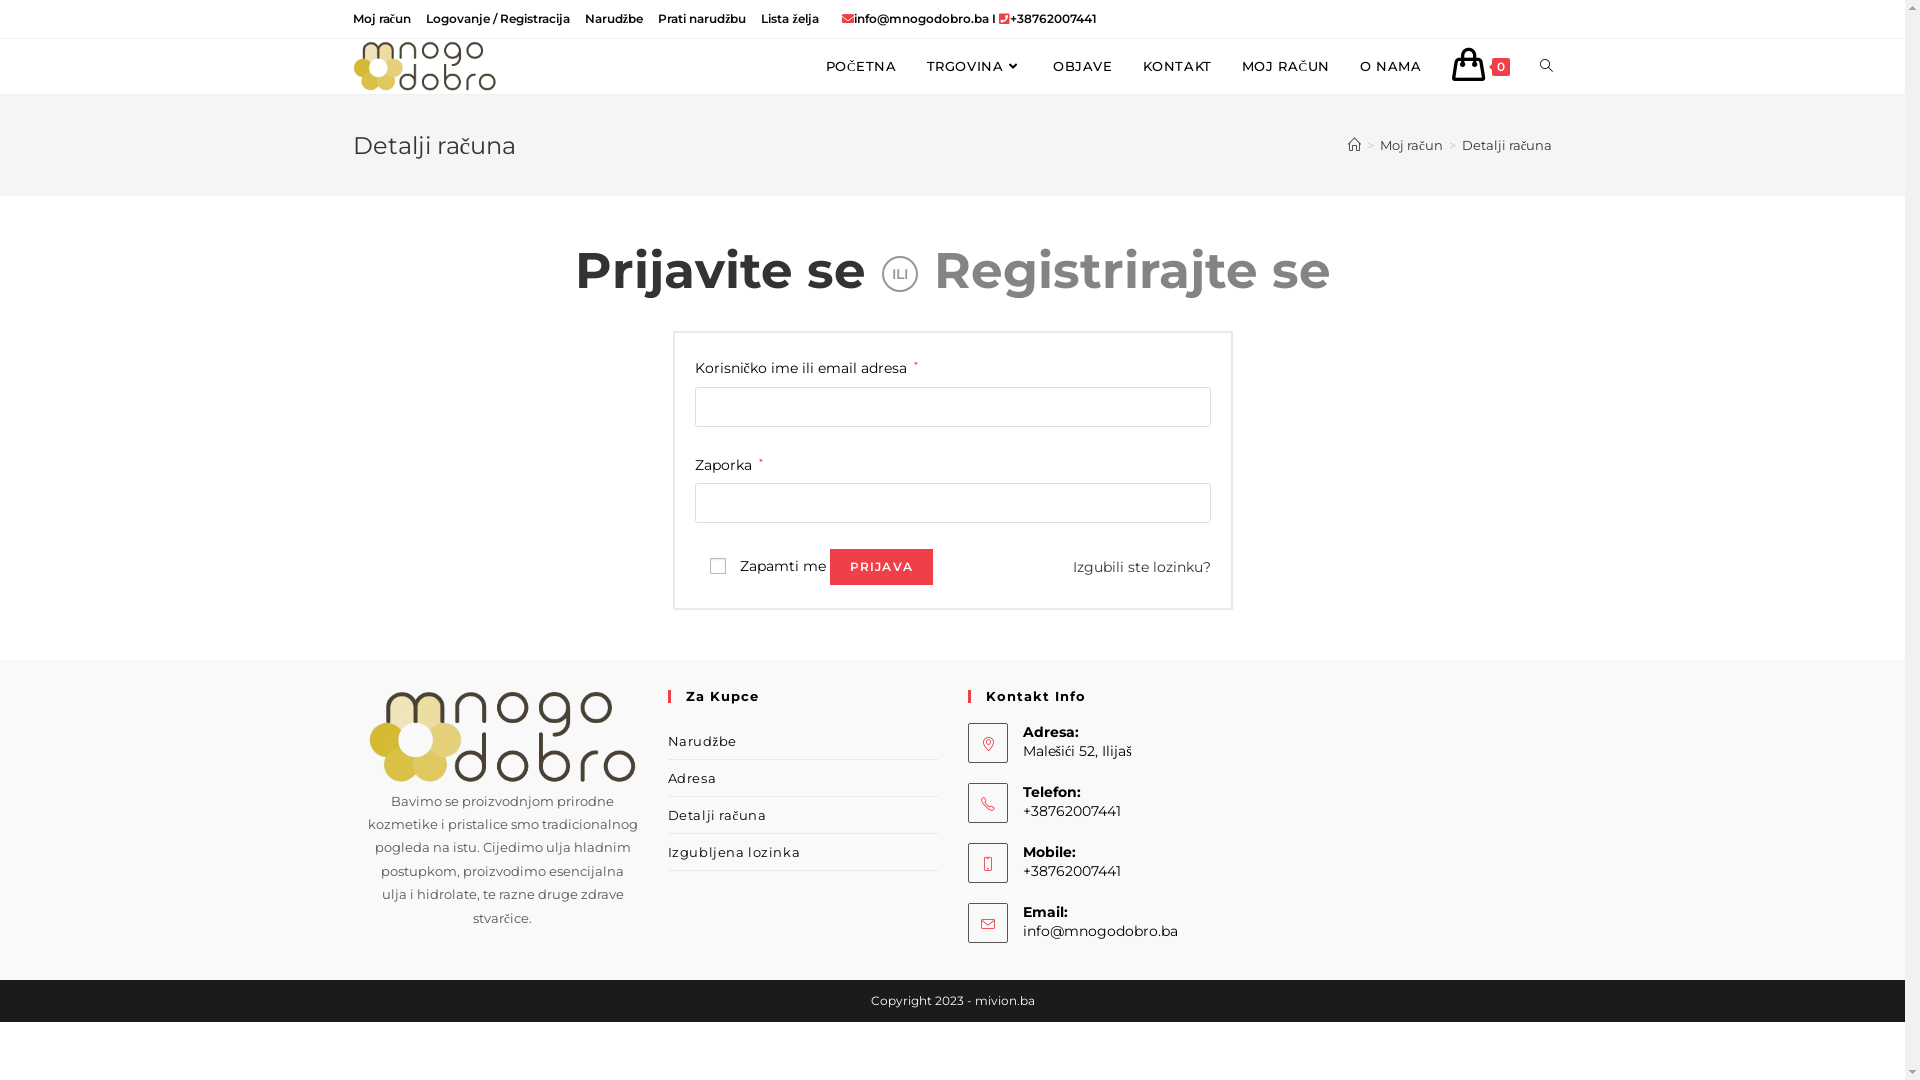 This screenshot has height=1080, width=1920. I want to click on 'O NAMA', so click(1390, 65).